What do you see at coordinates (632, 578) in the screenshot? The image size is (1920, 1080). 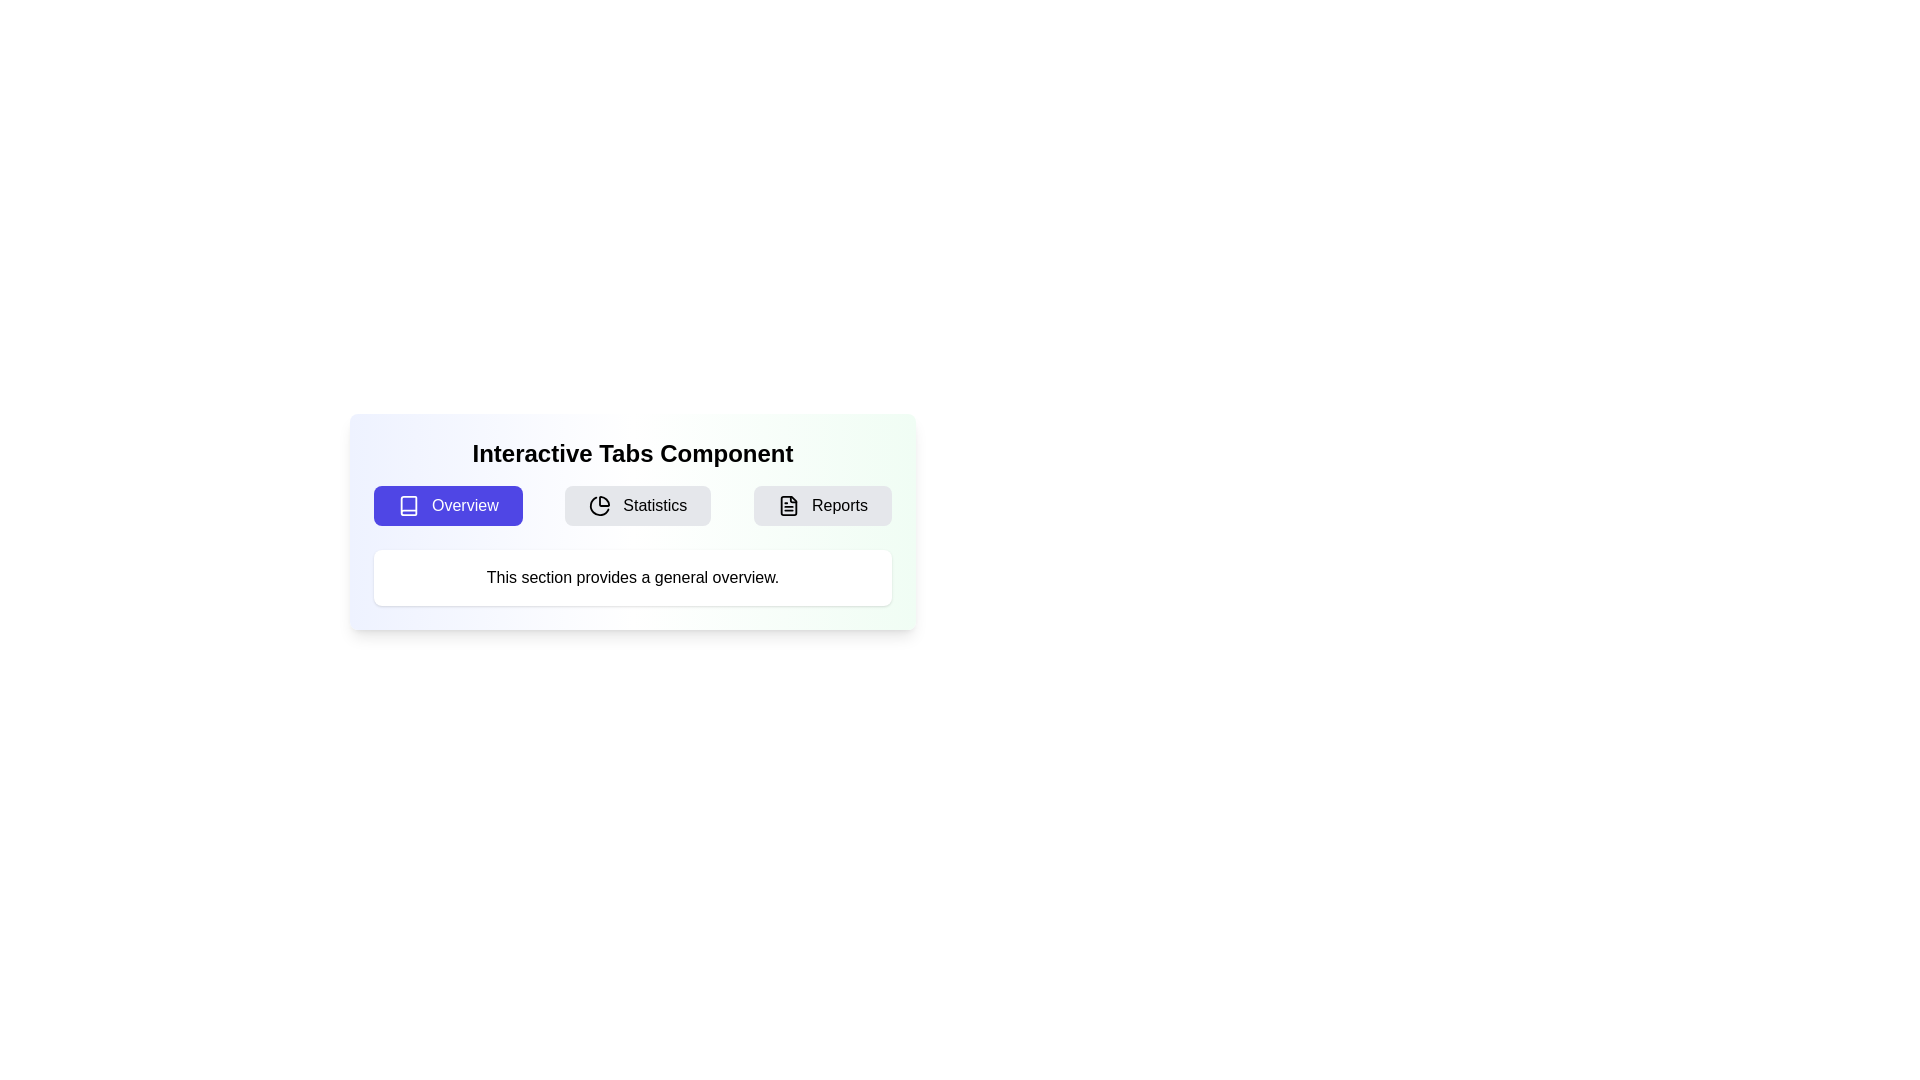 I see `text content of the text block that says 'This section provides a general overview.' positioned below the interactive tabs labeled 'Overview,' 'Statistics,' and 'Reports.'` at bounding box center [632, 578].